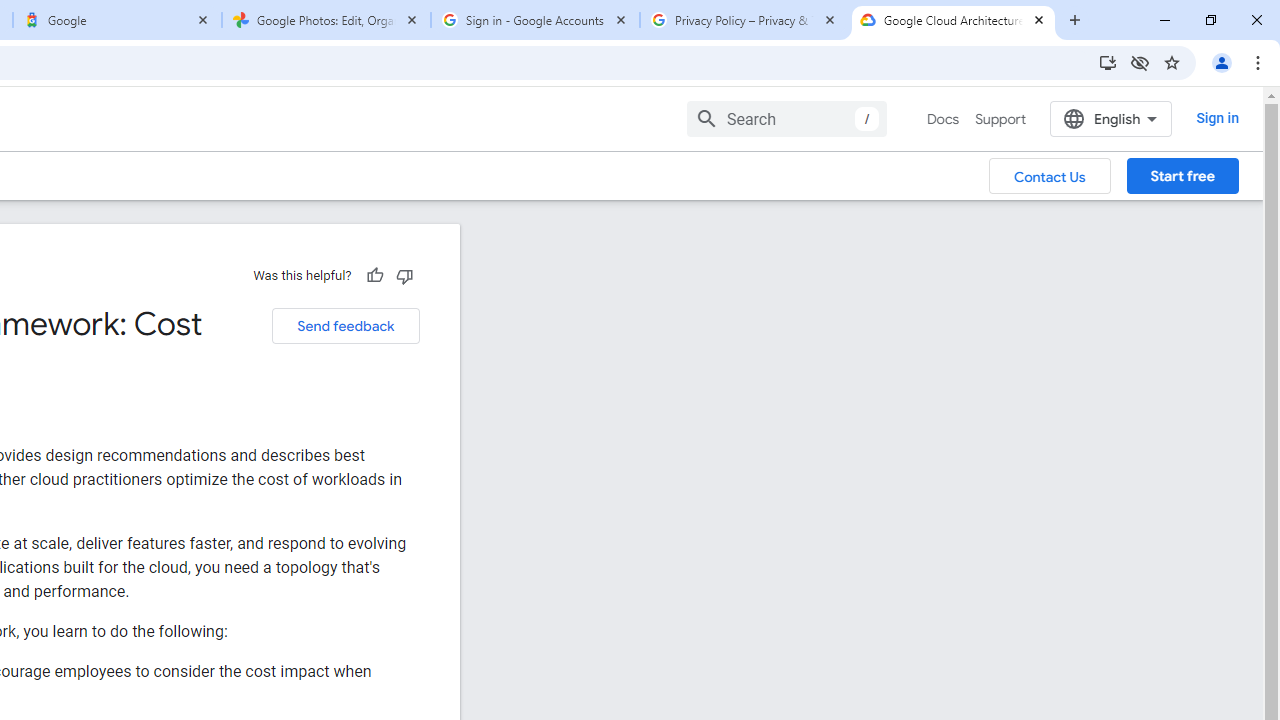 The height and width of the screenshot is (720, 1280). What do you see at coordinates (1110, 118) in the screenshot?
I see `'English'` at bounding box center [1110, 118].